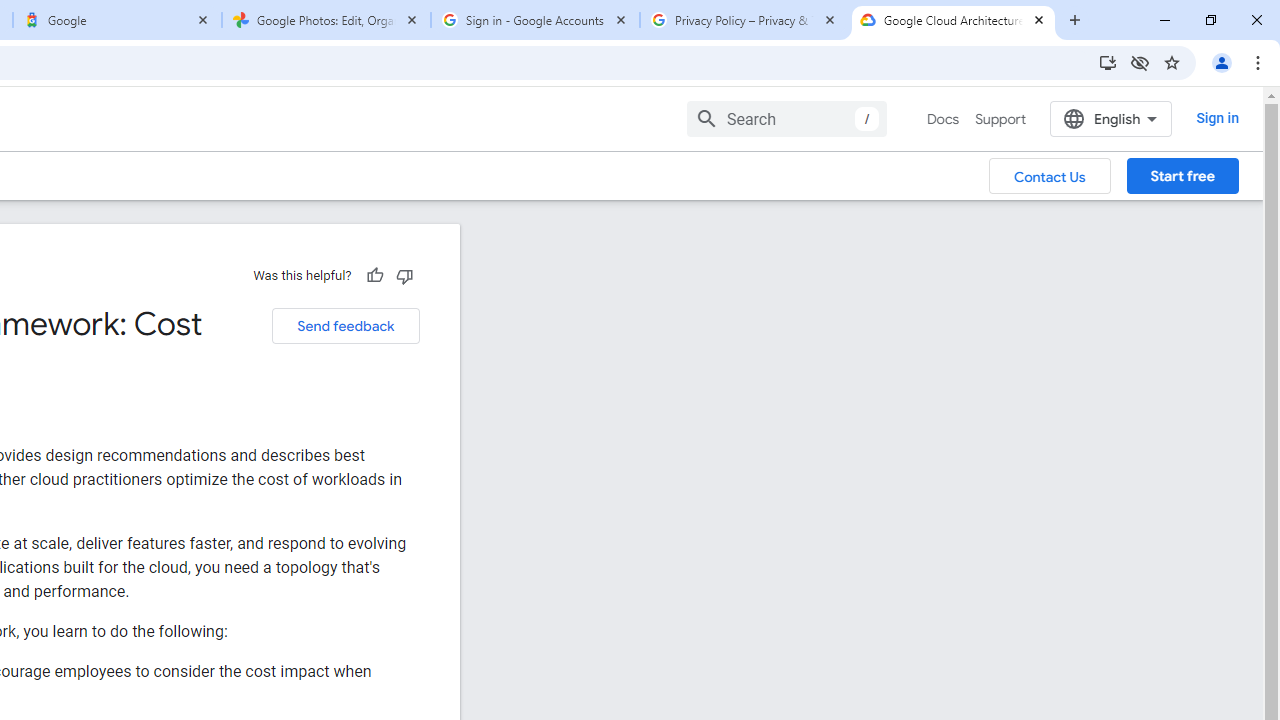 The height and width of the screenshot is (720, 1280). What do you see at coordinates (1110, 118) in the screenshot?
I see `'English'` at bounding box center [1110, 118].